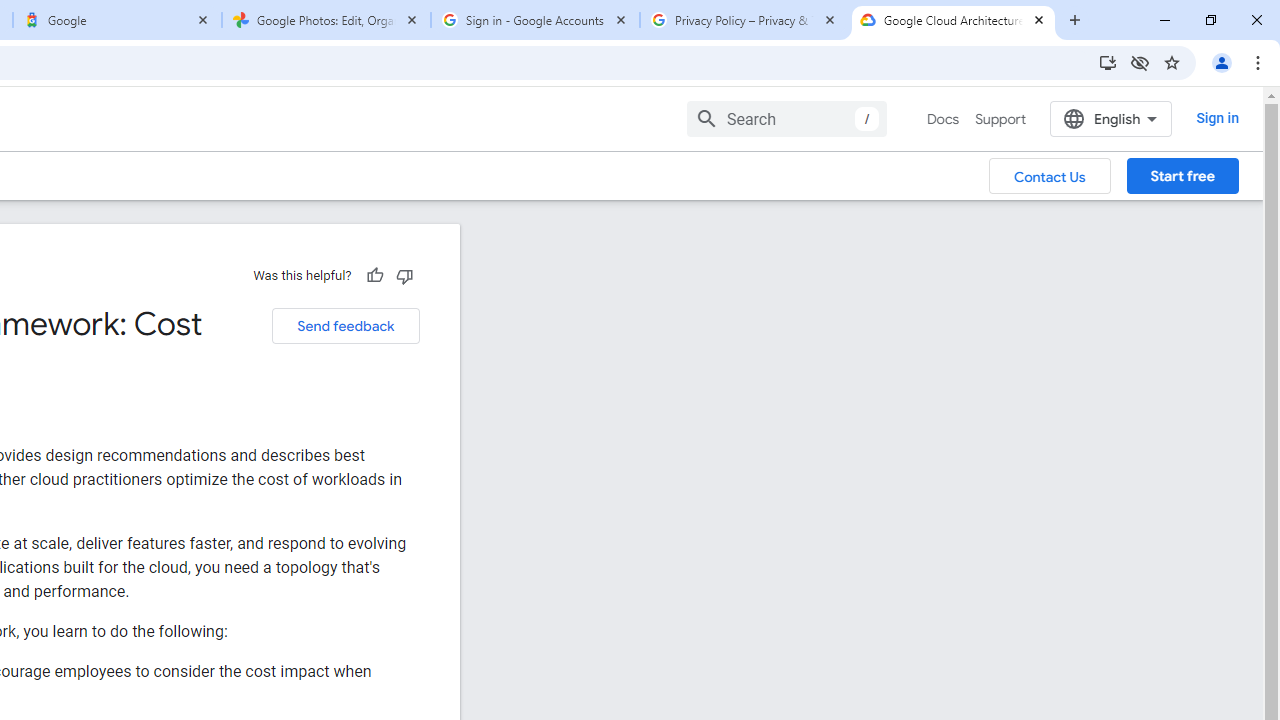 The height and width of the screenshot is (720, 1280). What do you see at coordinates (1110, 118) in the screenshot?
I see `'English'` at bounding box center [1110, 118].